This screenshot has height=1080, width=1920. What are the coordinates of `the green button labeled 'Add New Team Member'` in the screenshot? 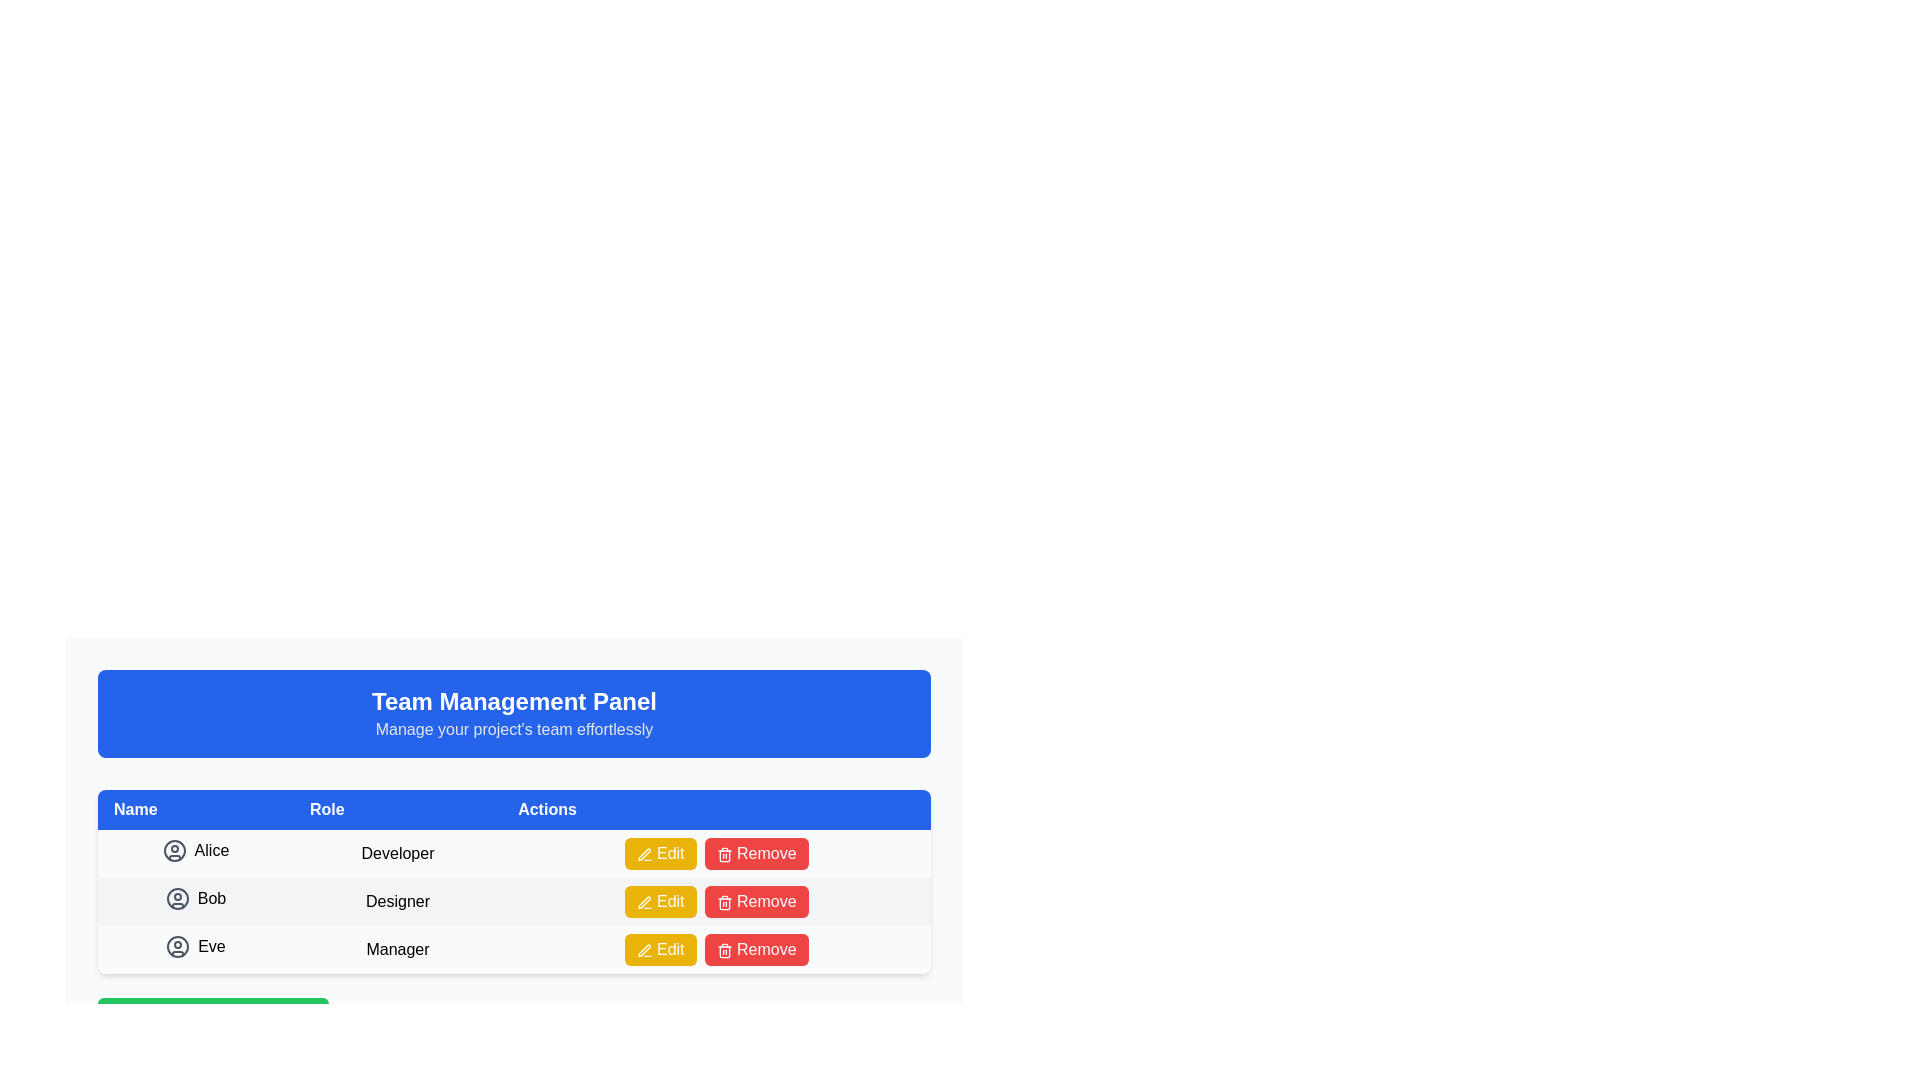 It's located at (213, 1018).